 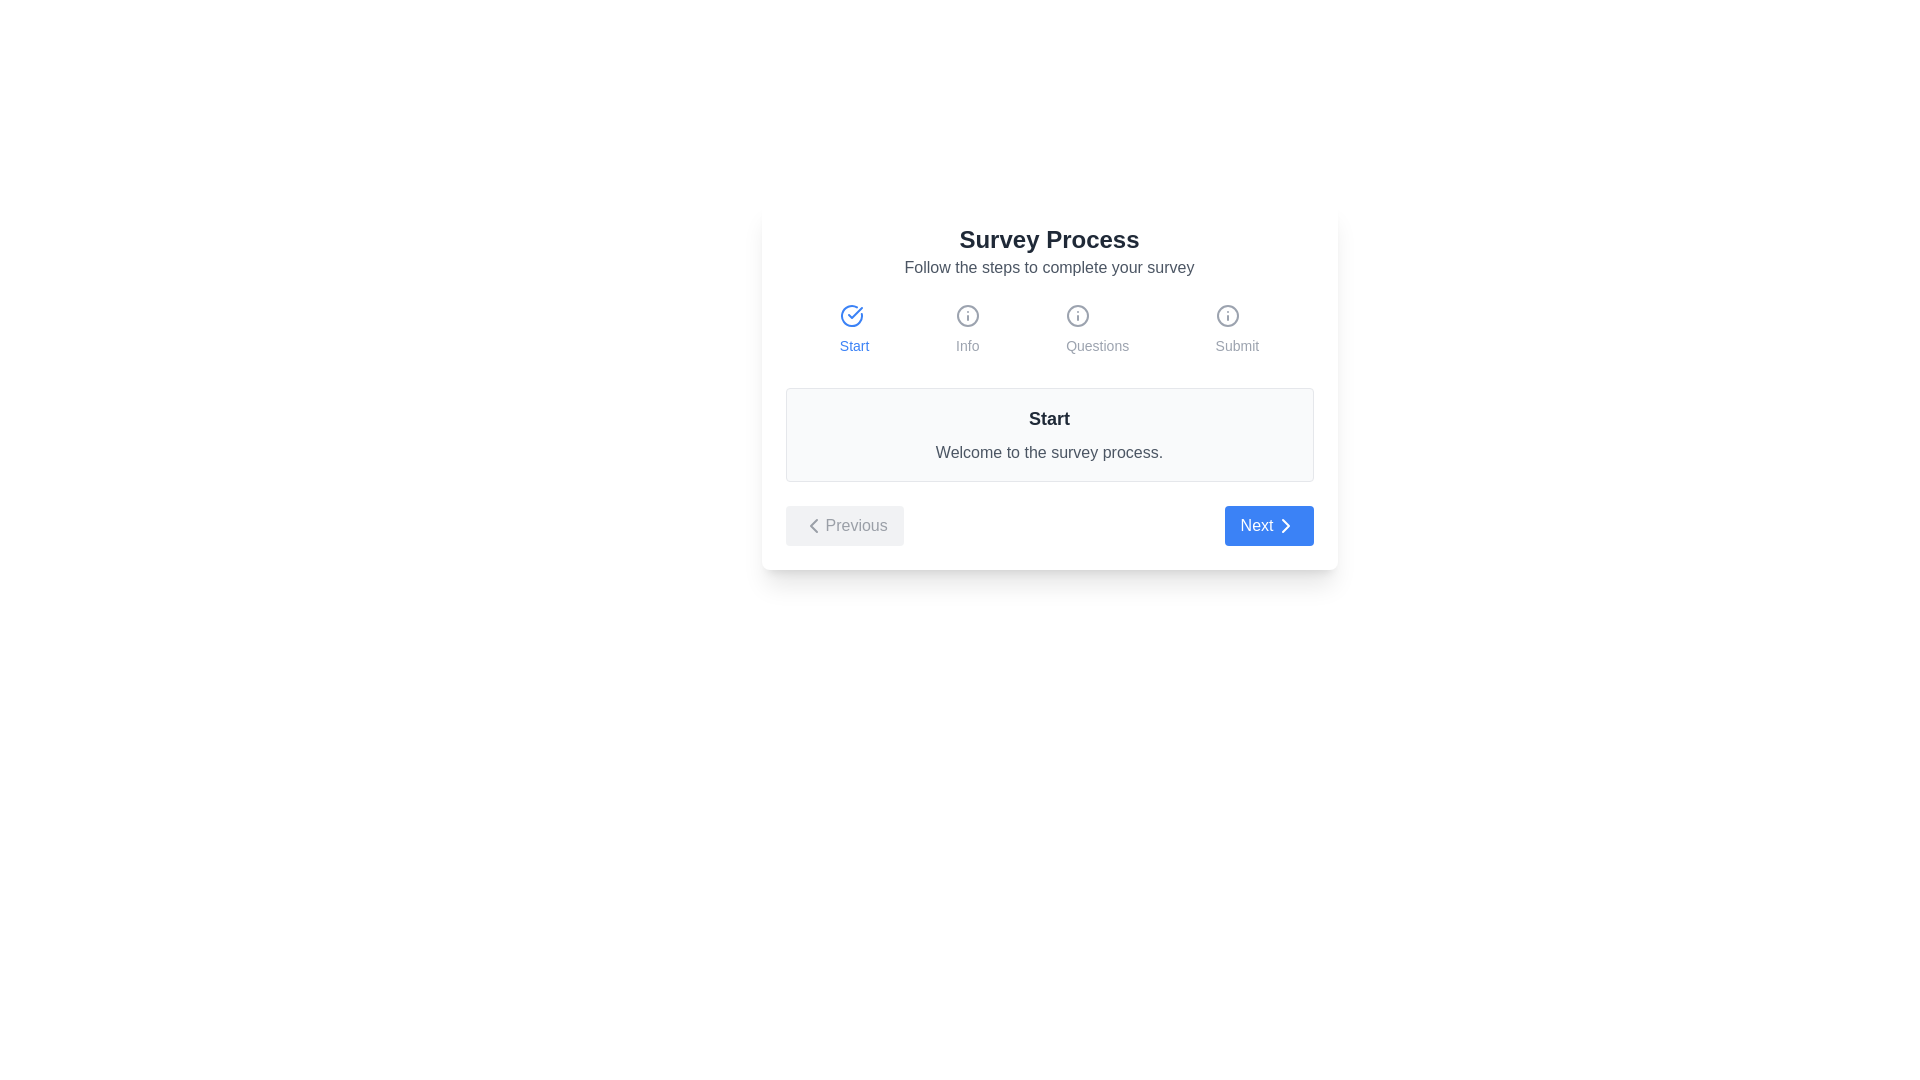 What do you see at coordinates (1285, 524) in the screenshot?
I see `the small right-arrow icon with a blue background, which is positioned inside the 'Next' button and aligned to its right edge` at bounding box center [1285, 524].